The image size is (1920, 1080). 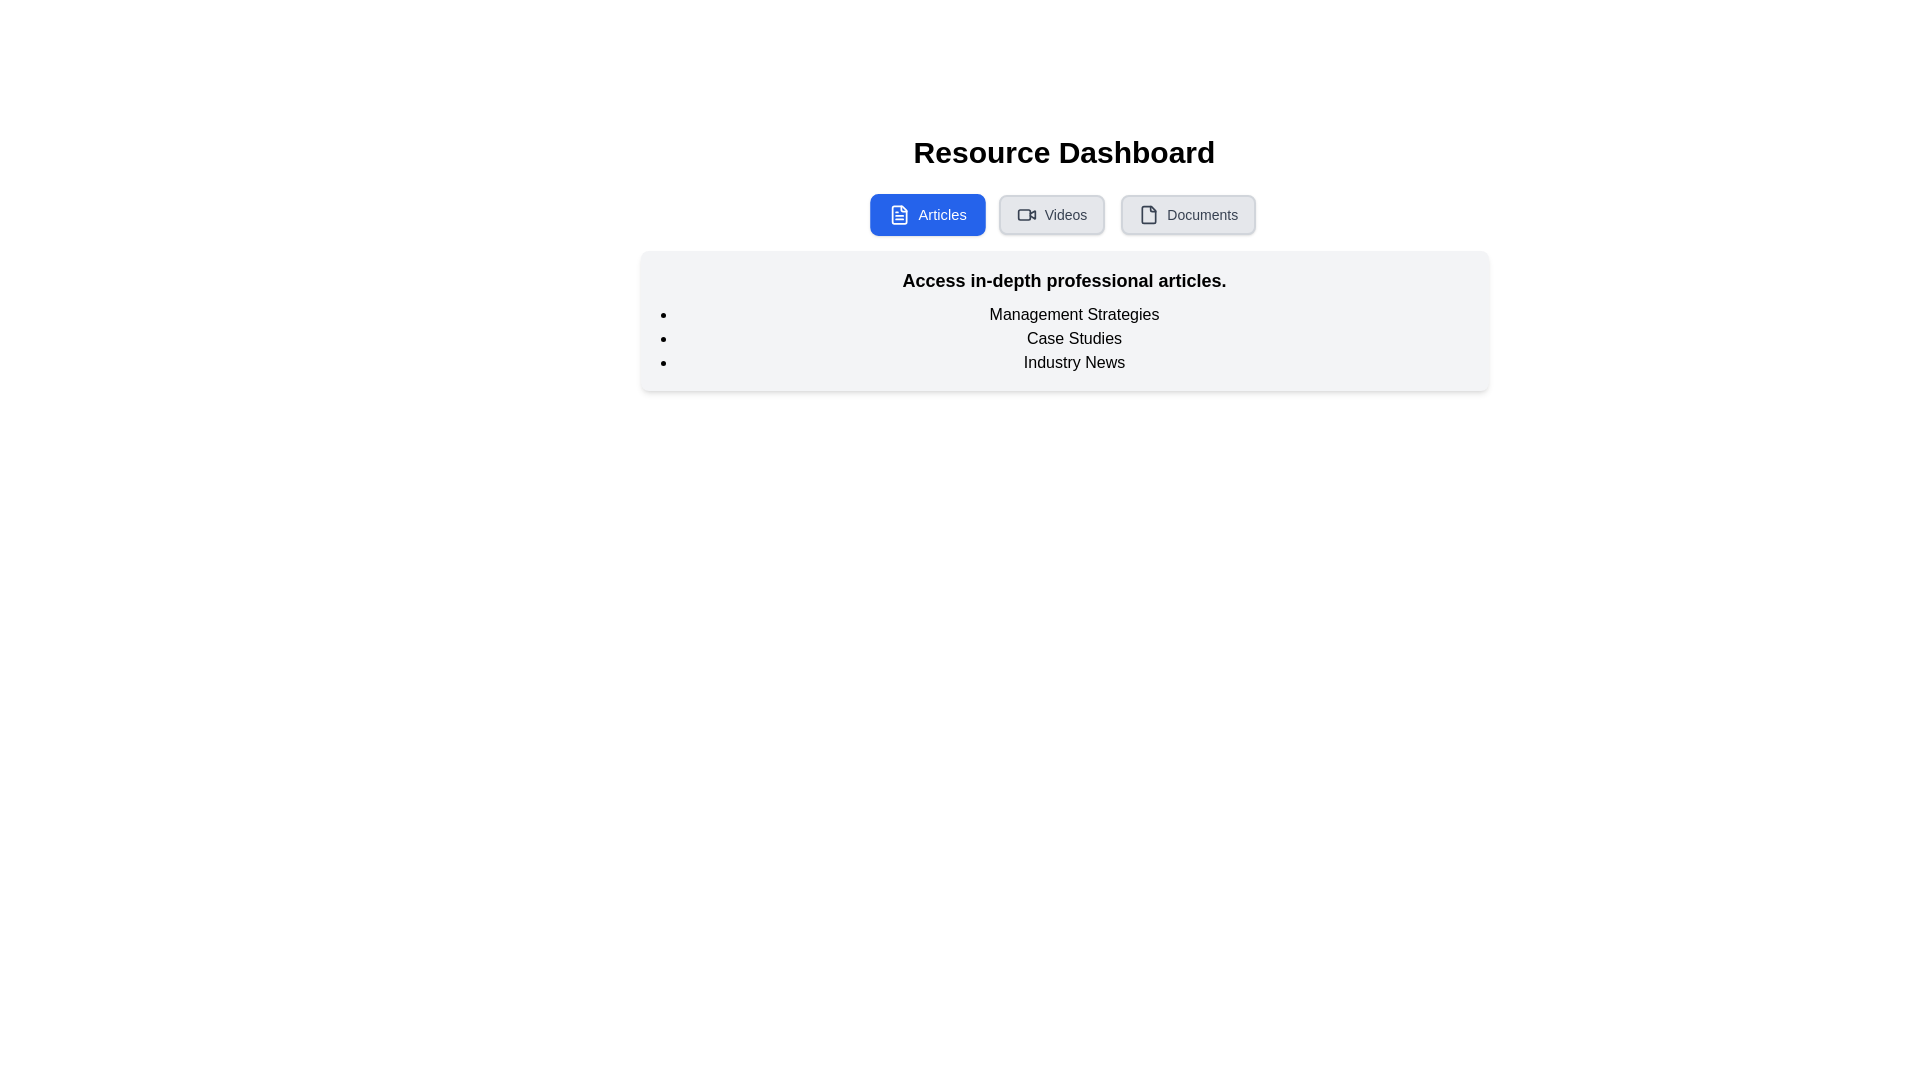 I want to click on the 'Industry News' text label, which is the last item in the unordered list located in the central panel of the interface, so click(x=1073, y=362).